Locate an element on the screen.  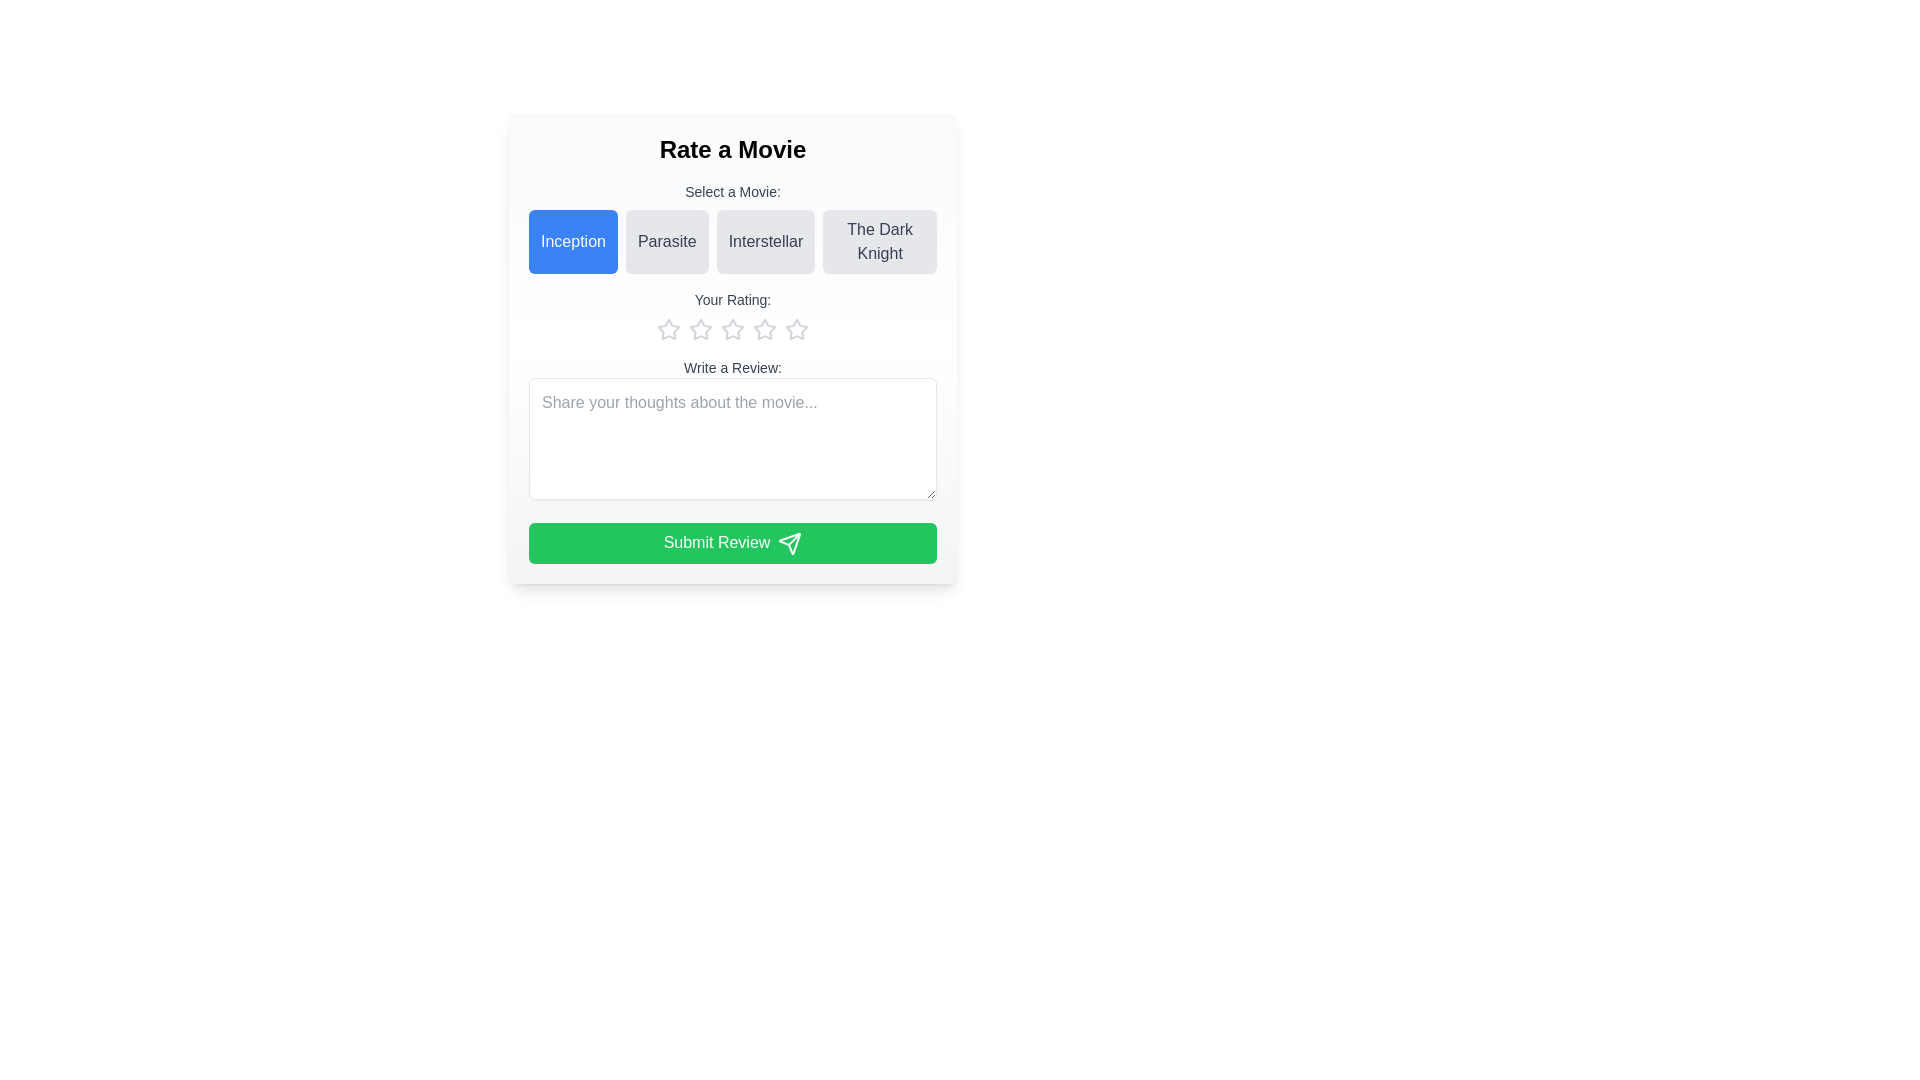
the text label or heading that serves as the title for the form, located at the top-center of the form layout, just above the 'Select a Movie:' section is located at coordinates (732, 149).